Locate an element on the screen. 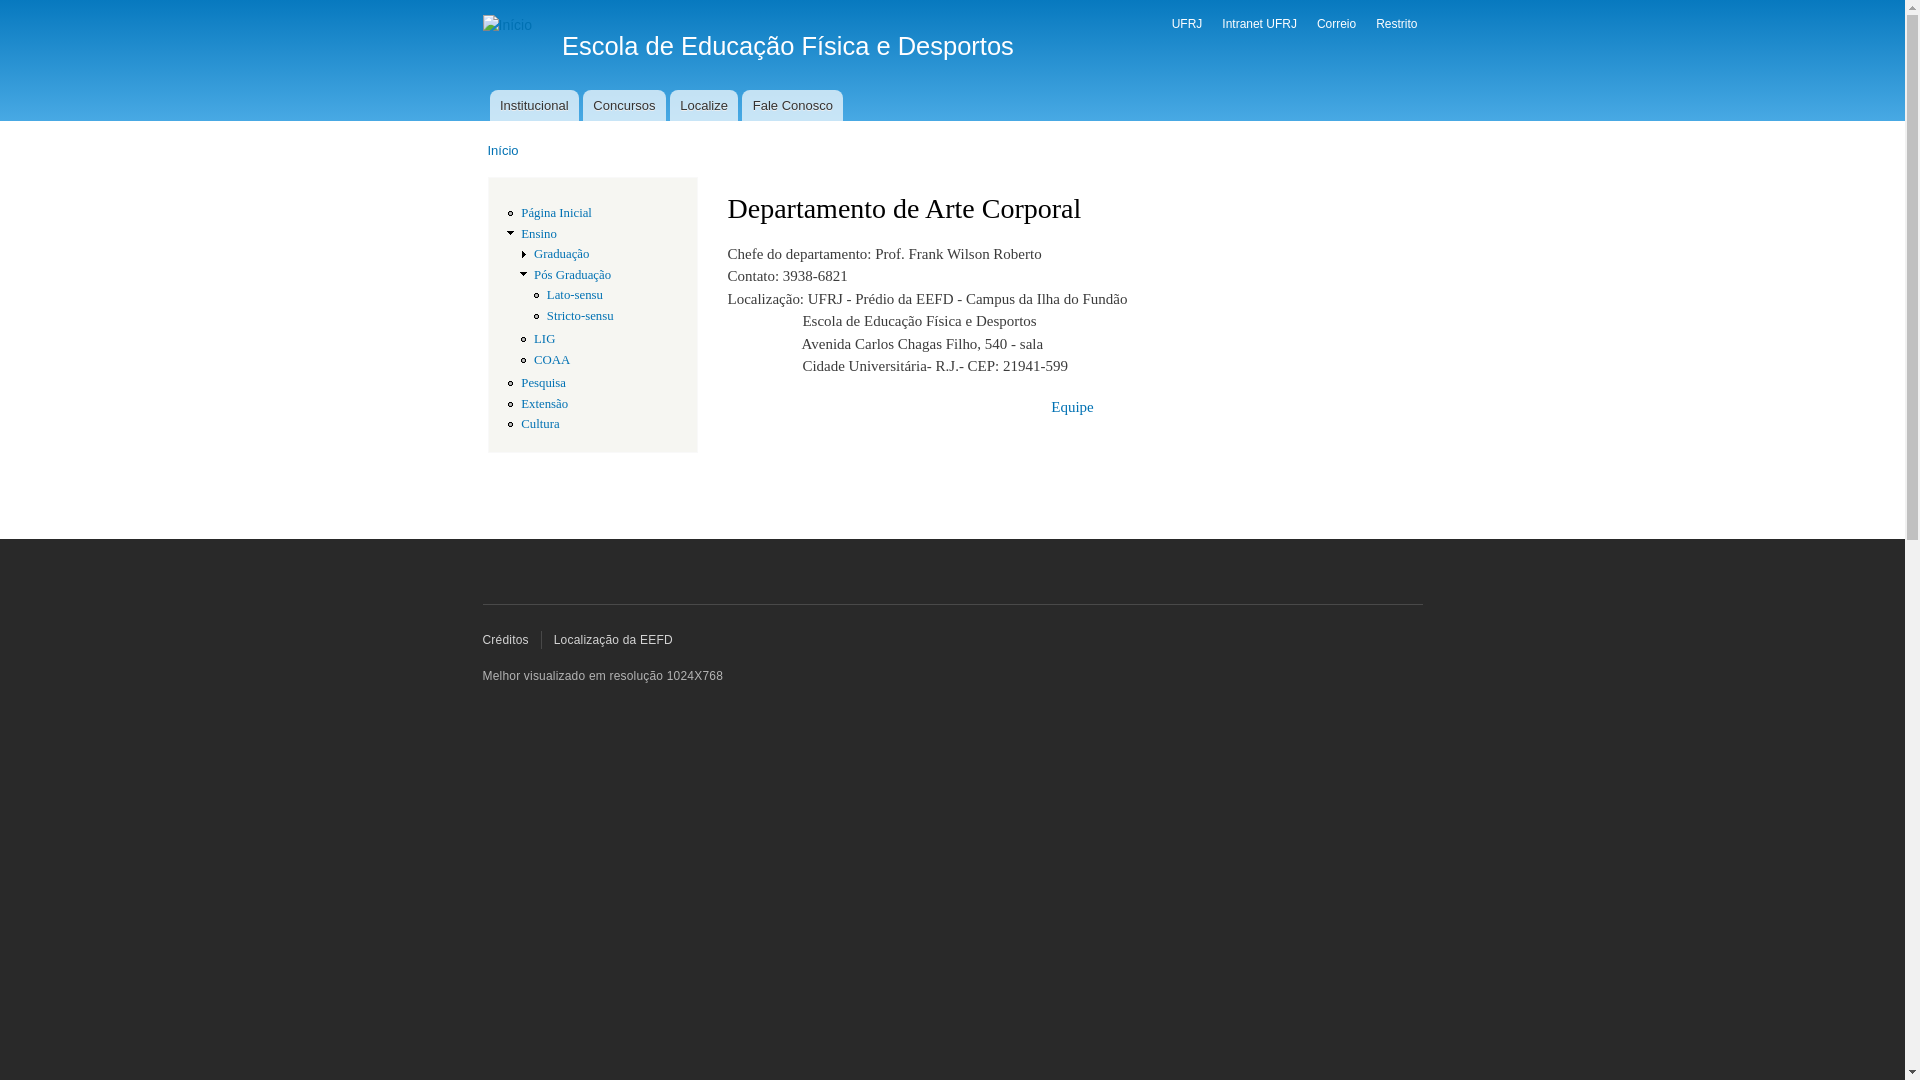 Image resolution: width=1920 pixels, height=1080 pixels. 'COAA' is located at coordinates (552, 358).